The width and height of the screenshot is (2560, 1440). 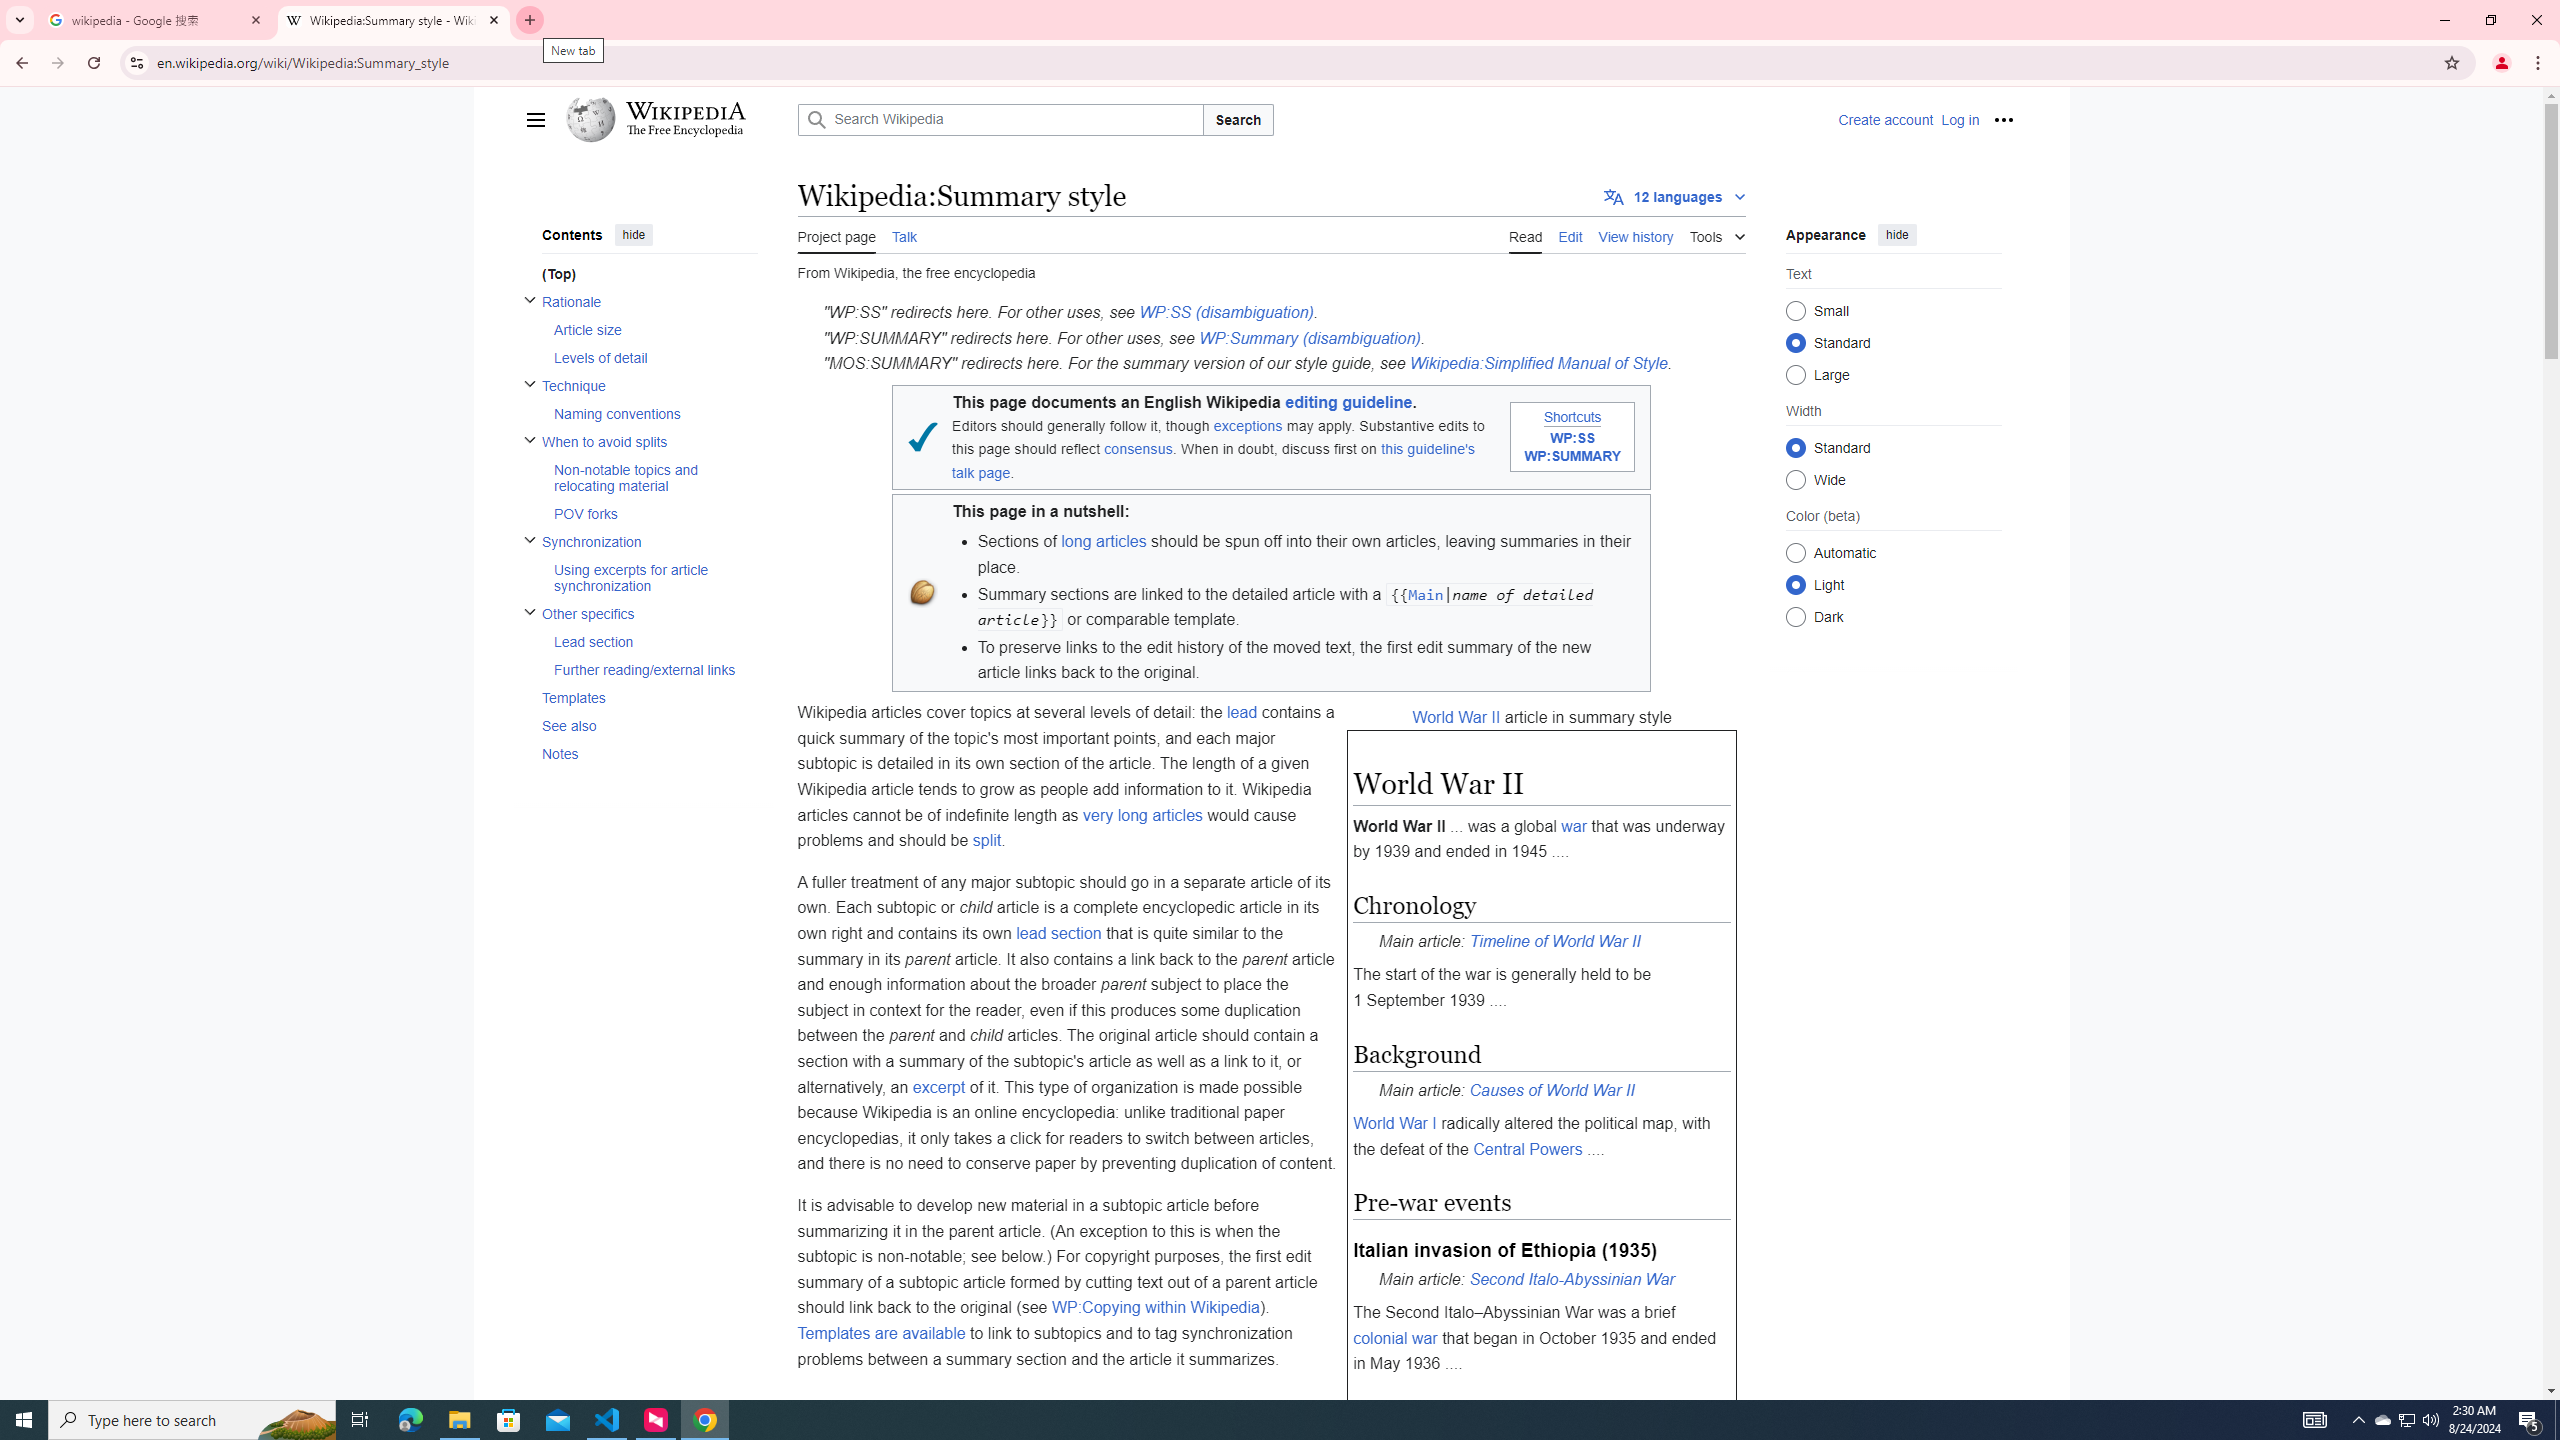 I want to click on 'Log in', so click(x=1958, y=119).